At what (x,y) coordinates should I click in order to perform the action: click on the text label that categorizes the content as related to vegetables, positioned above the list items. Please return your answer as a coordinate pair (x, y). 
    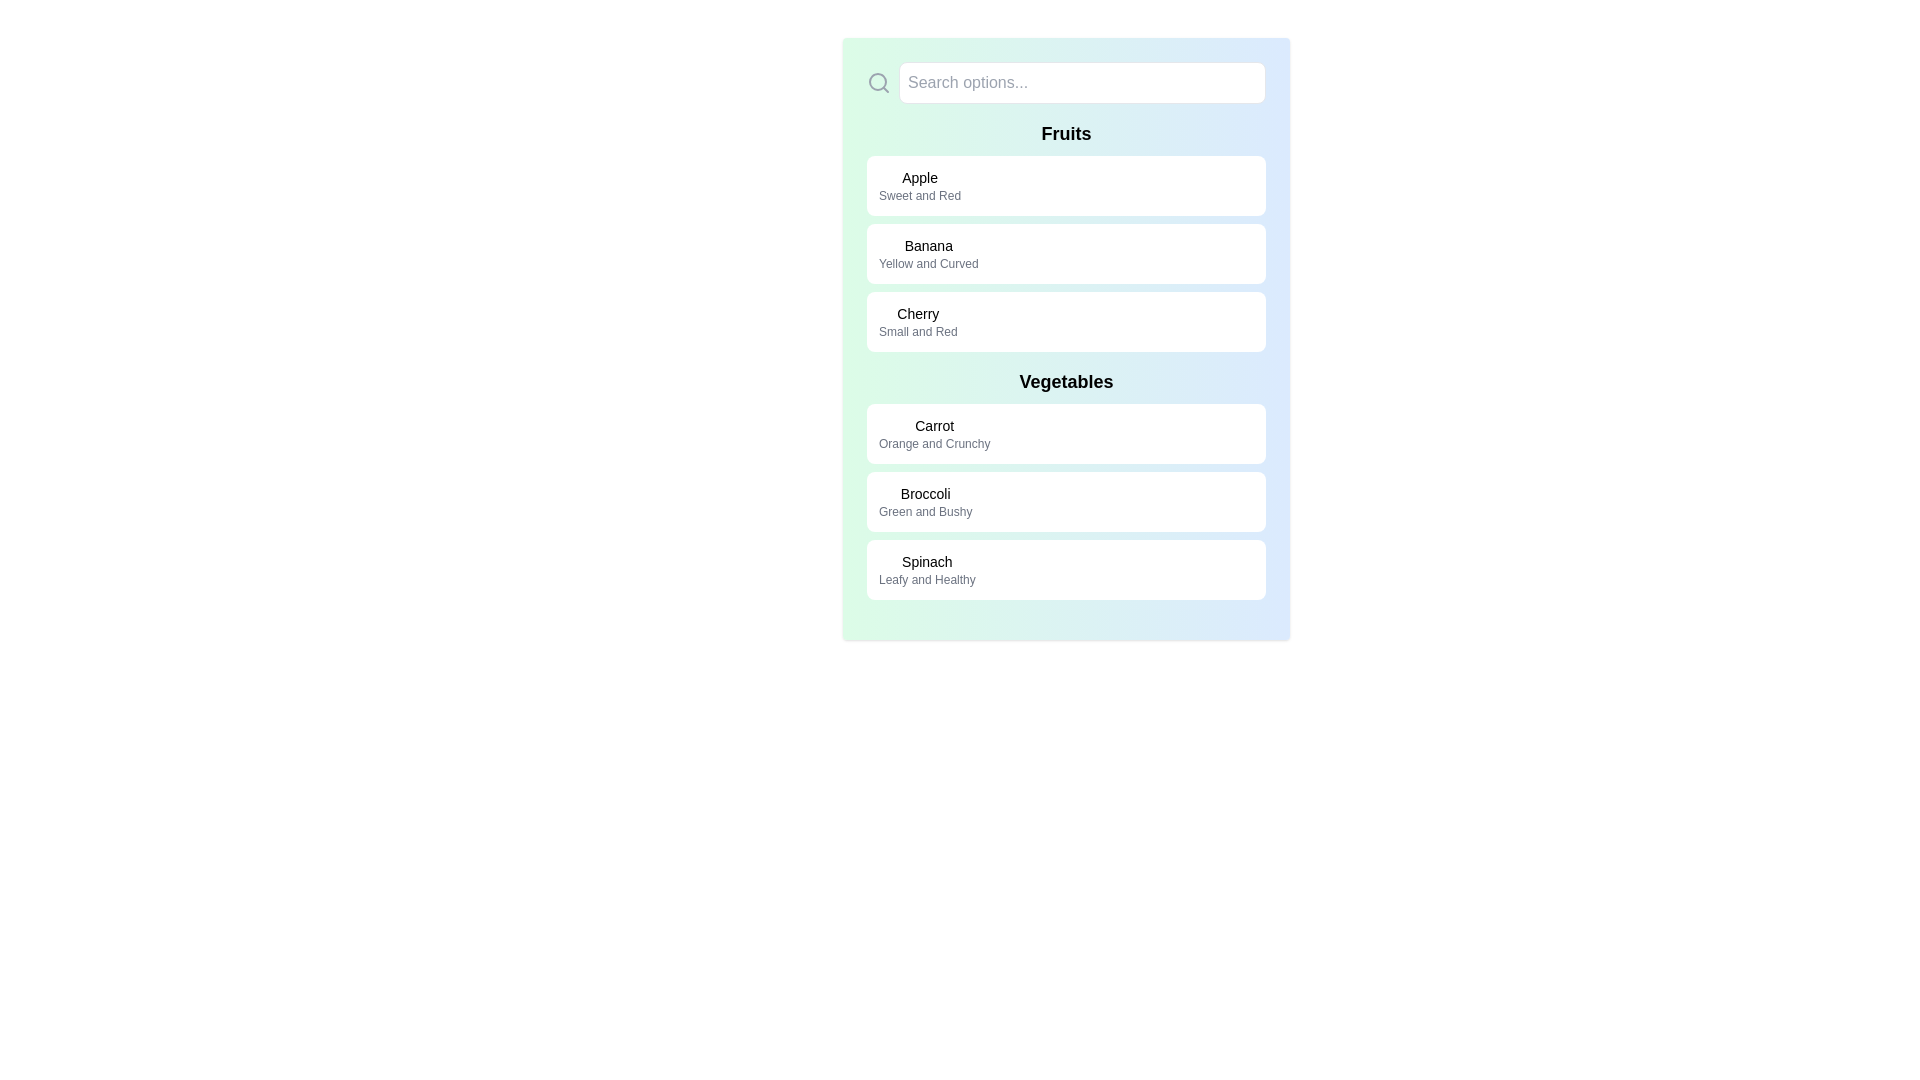
    Looking at the image, I should click on (1065, 381).